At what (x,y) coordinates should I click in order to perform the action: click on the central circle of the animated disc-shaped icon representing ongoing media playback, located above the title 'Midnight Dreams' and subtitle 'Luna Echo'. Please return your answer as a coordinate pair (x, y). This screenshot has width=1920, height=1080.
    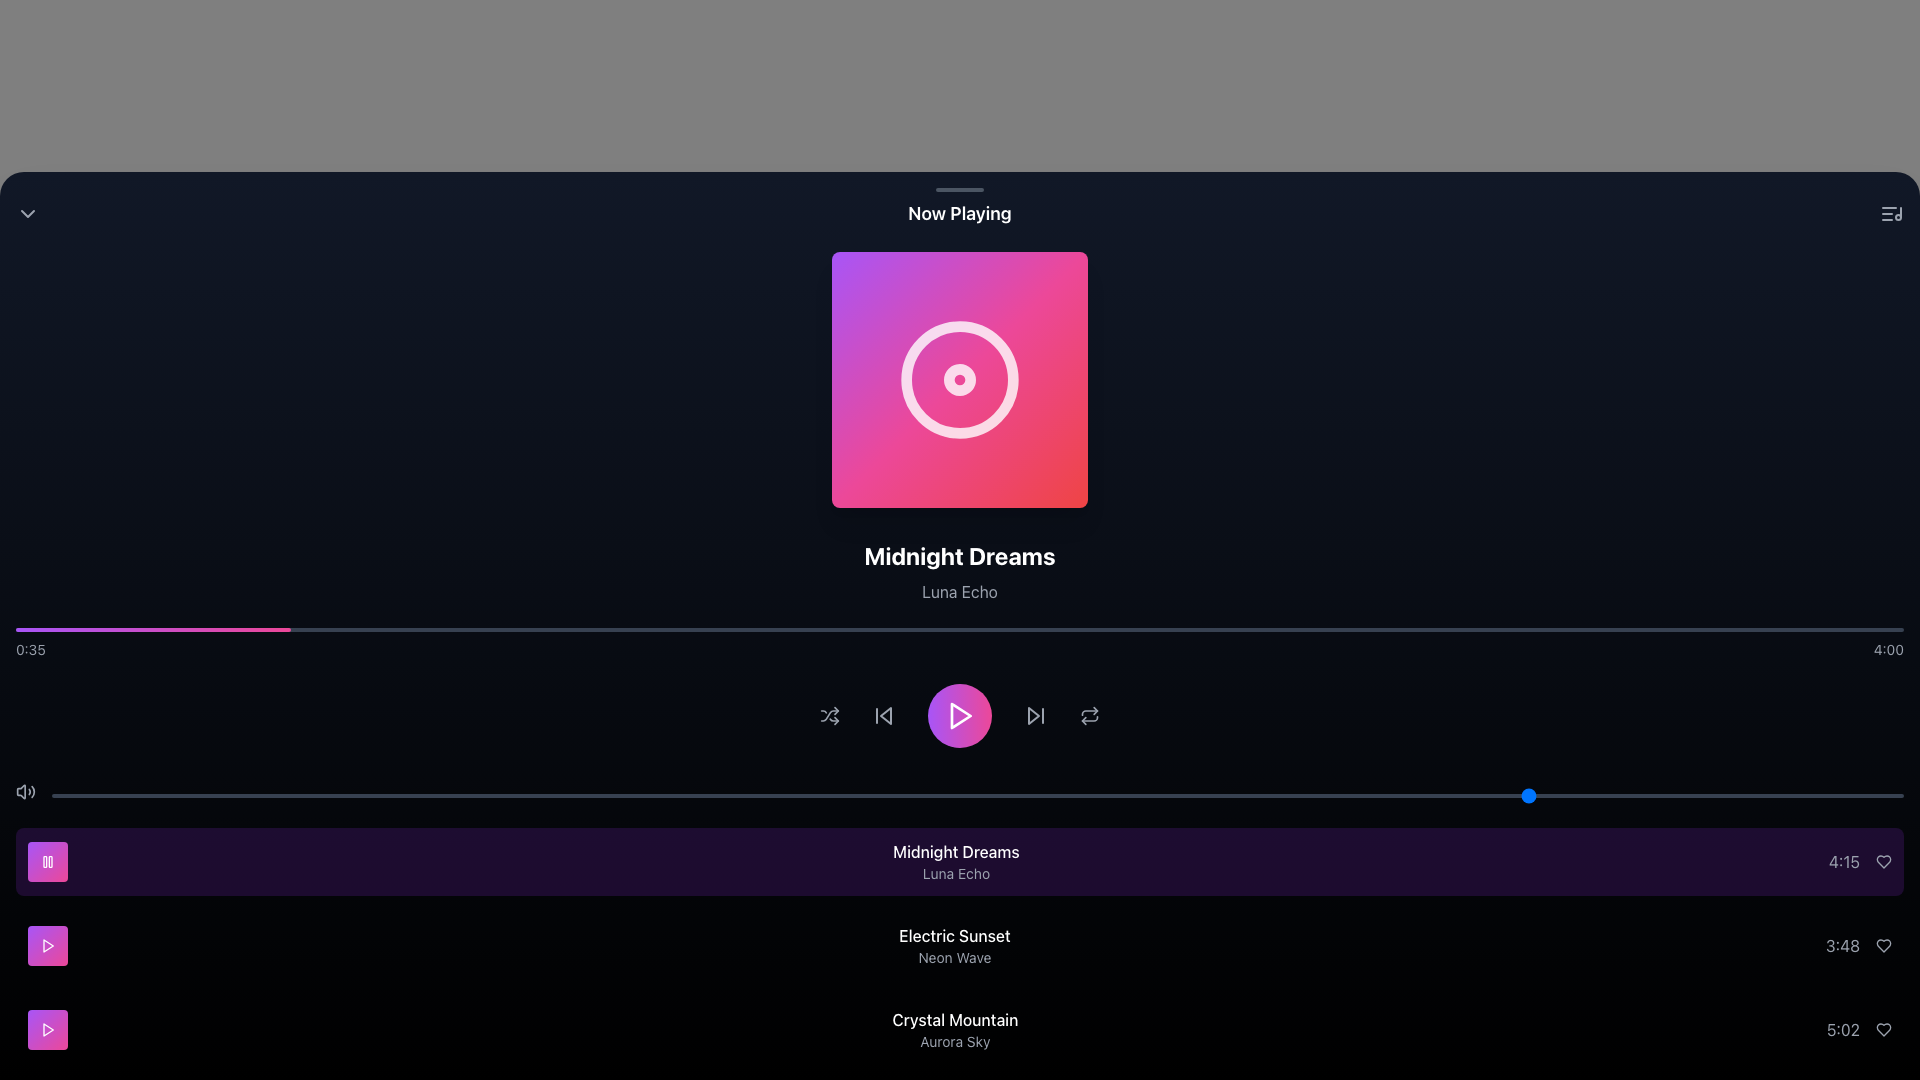
    Looking at the image, I should click on (960, 380).